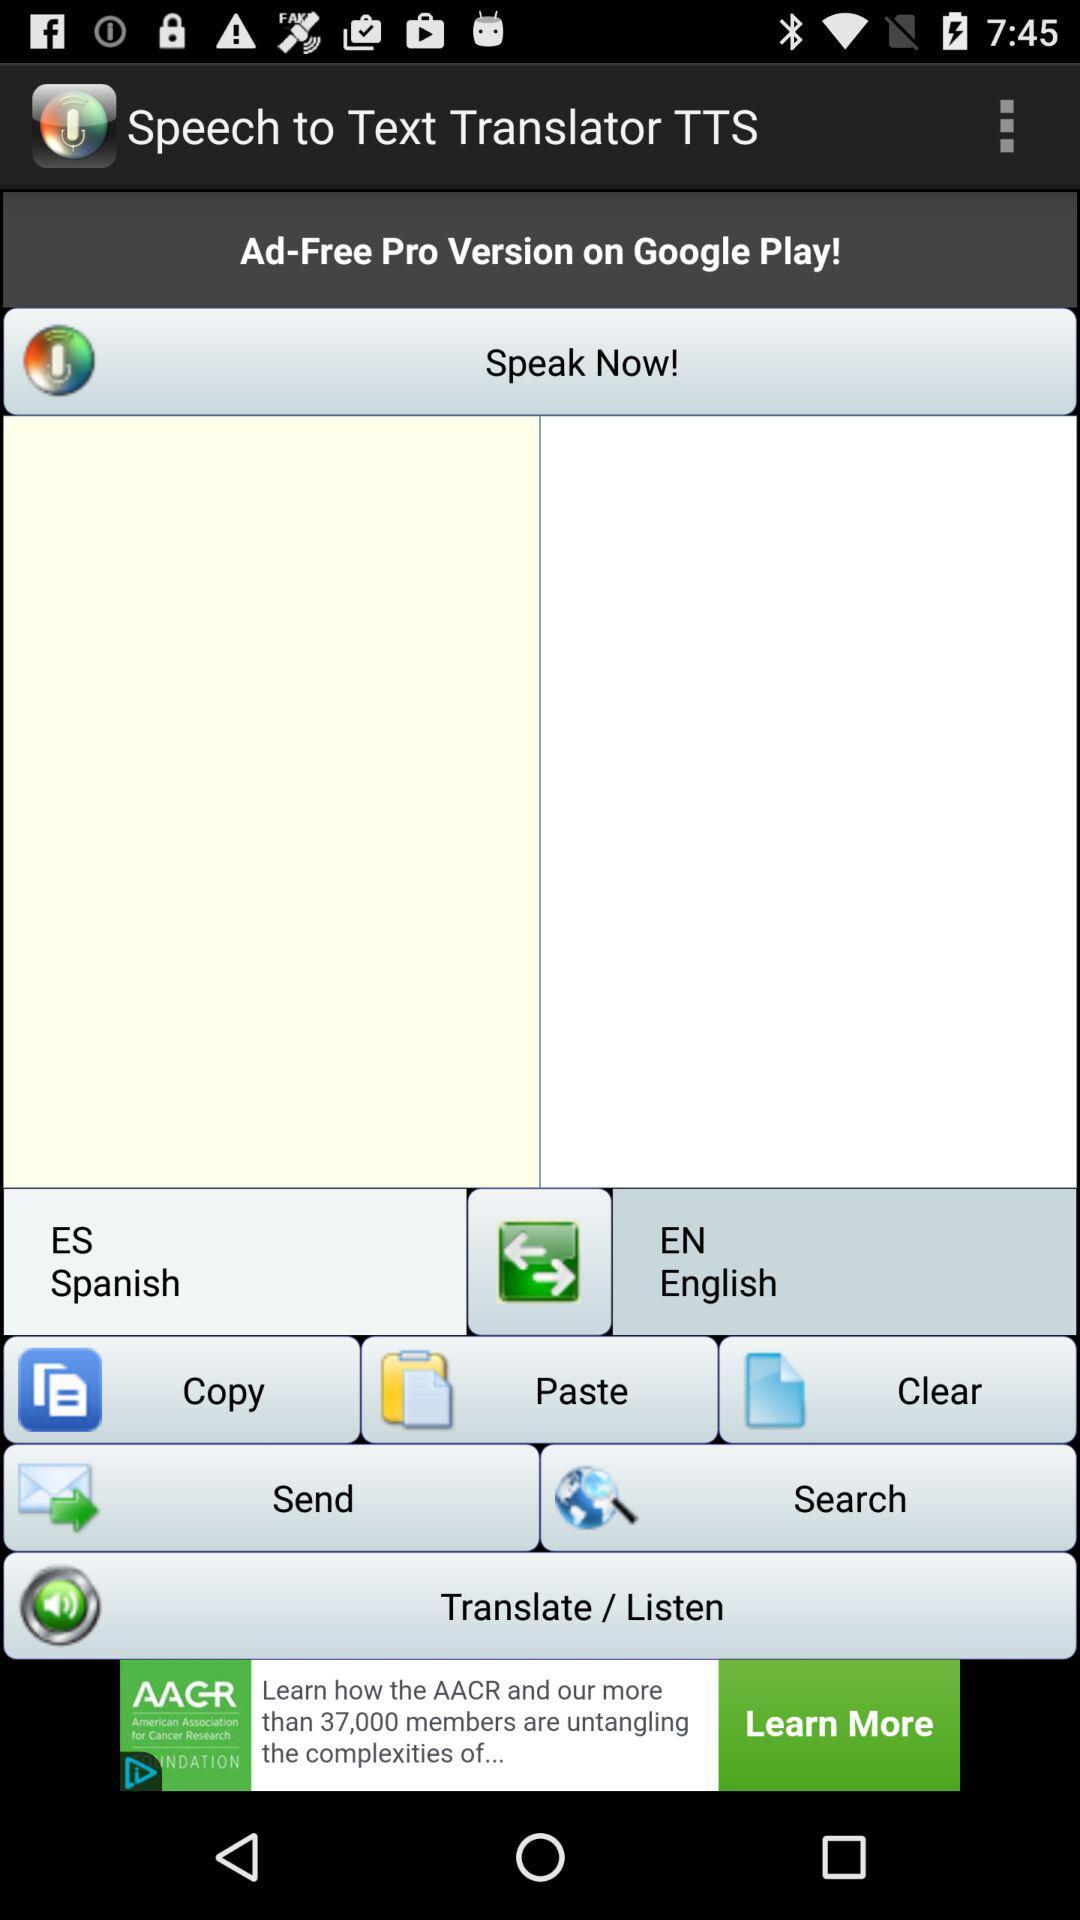  What do you see at coordinates (540, 1724) in the screenshot?
I see `advertisement` at bounding box center [540, 1724].